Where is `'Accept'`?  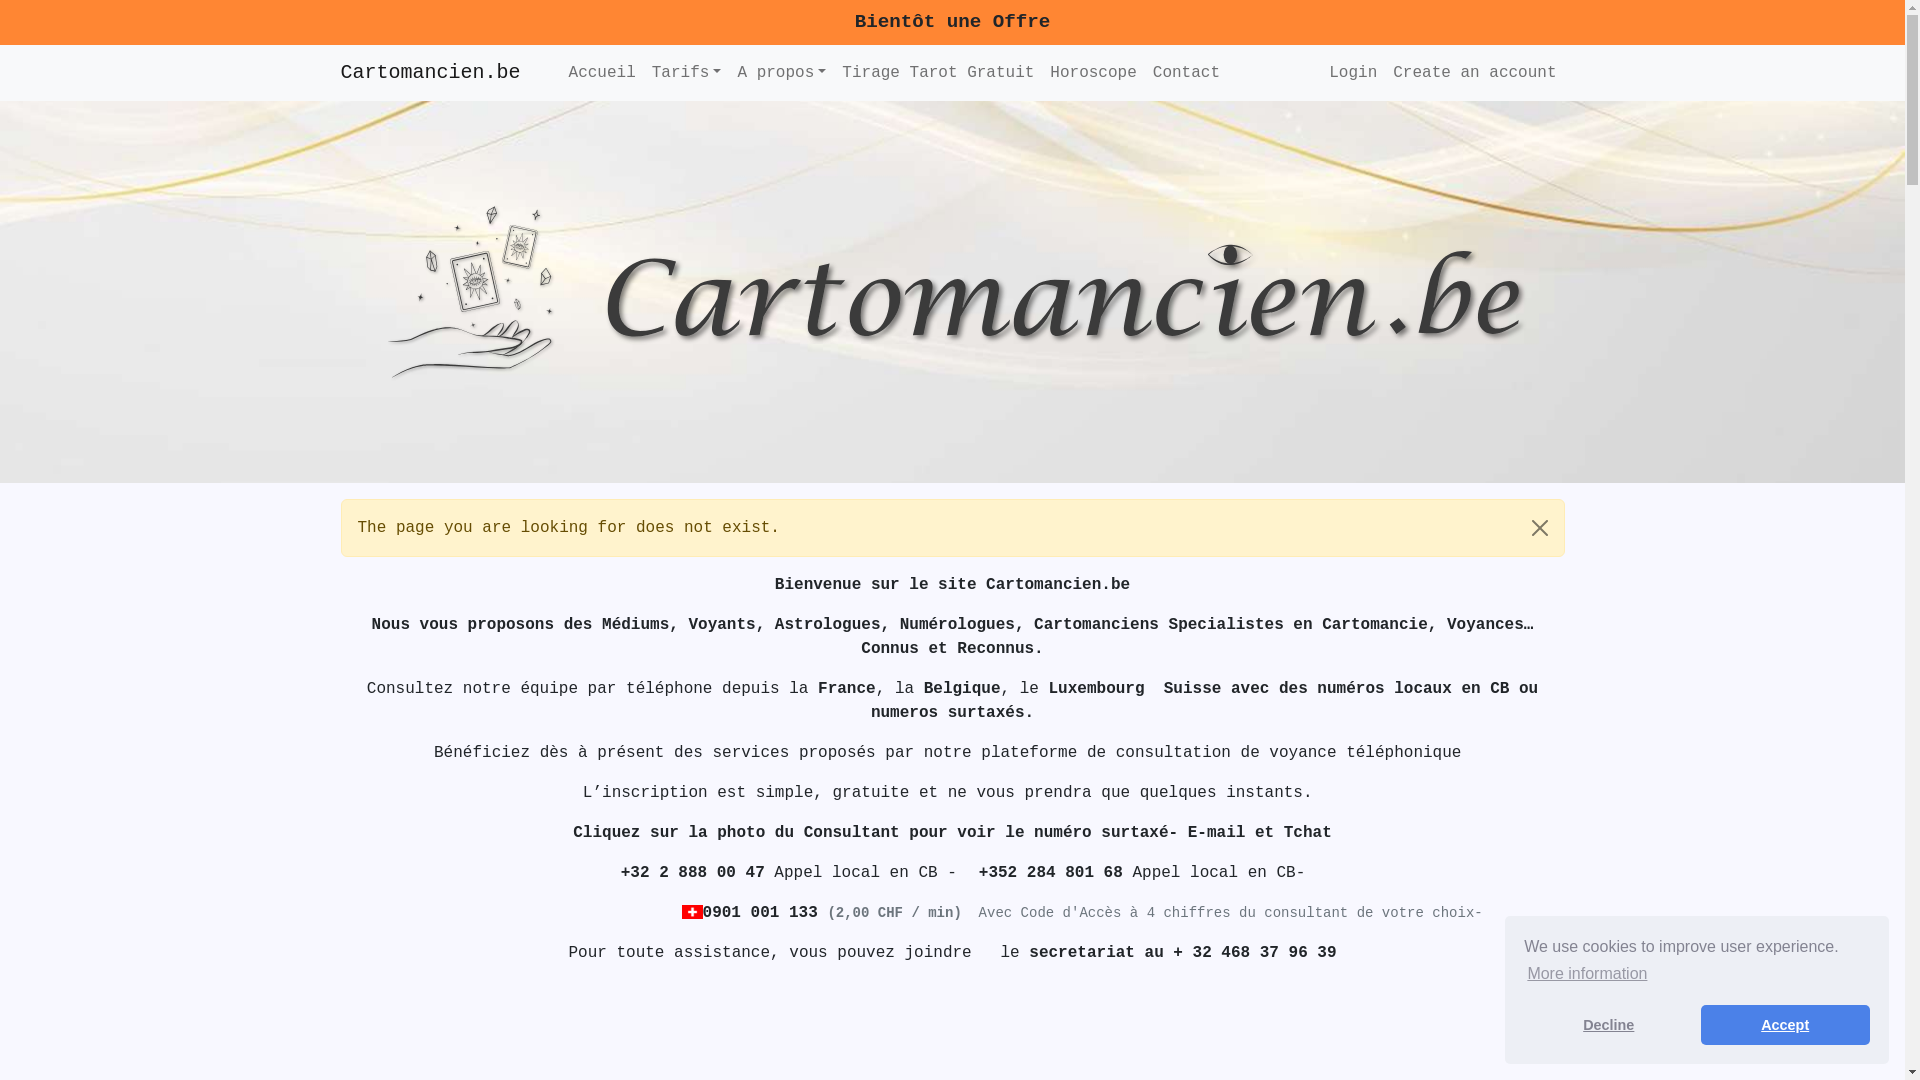 'Accept' is located at coordinates (1785, 1025).